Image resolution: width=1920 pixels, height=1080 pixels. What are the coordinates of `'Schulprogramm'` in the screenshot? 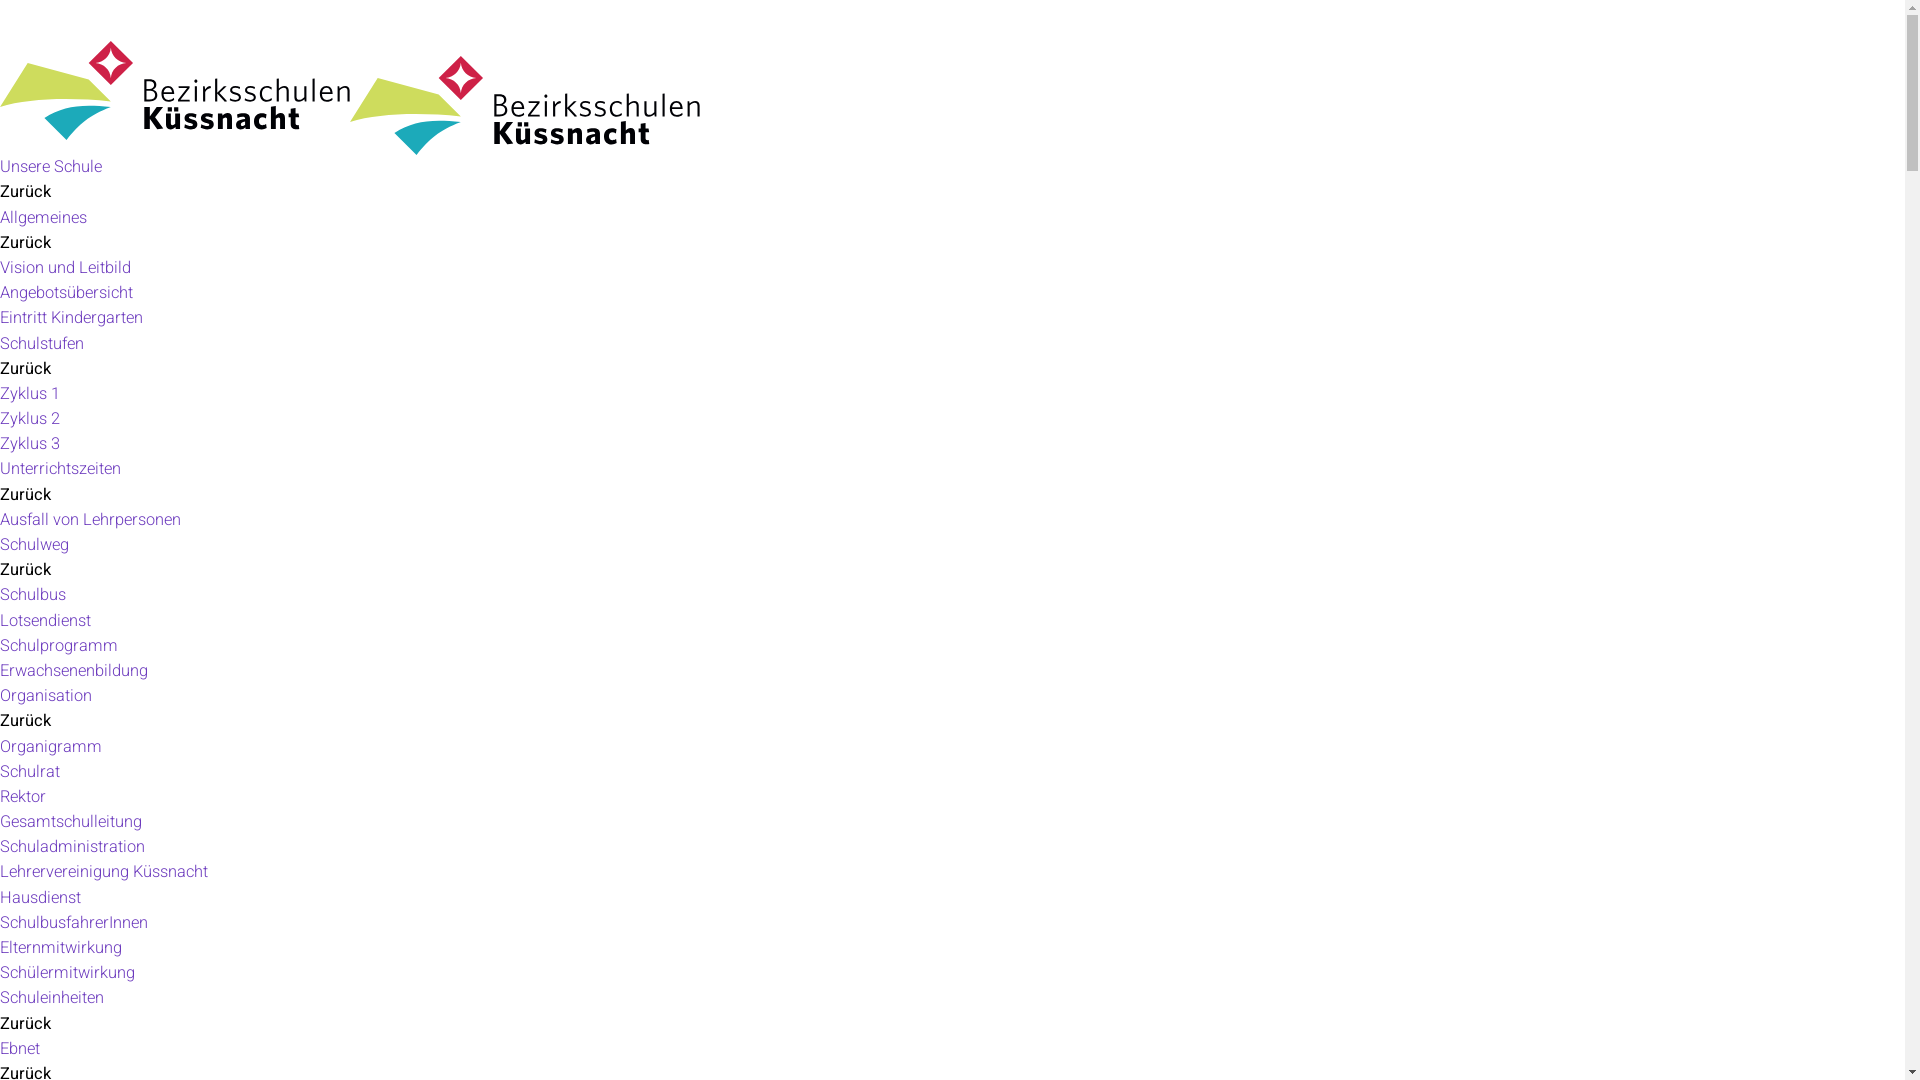 It's located at (58, 645).